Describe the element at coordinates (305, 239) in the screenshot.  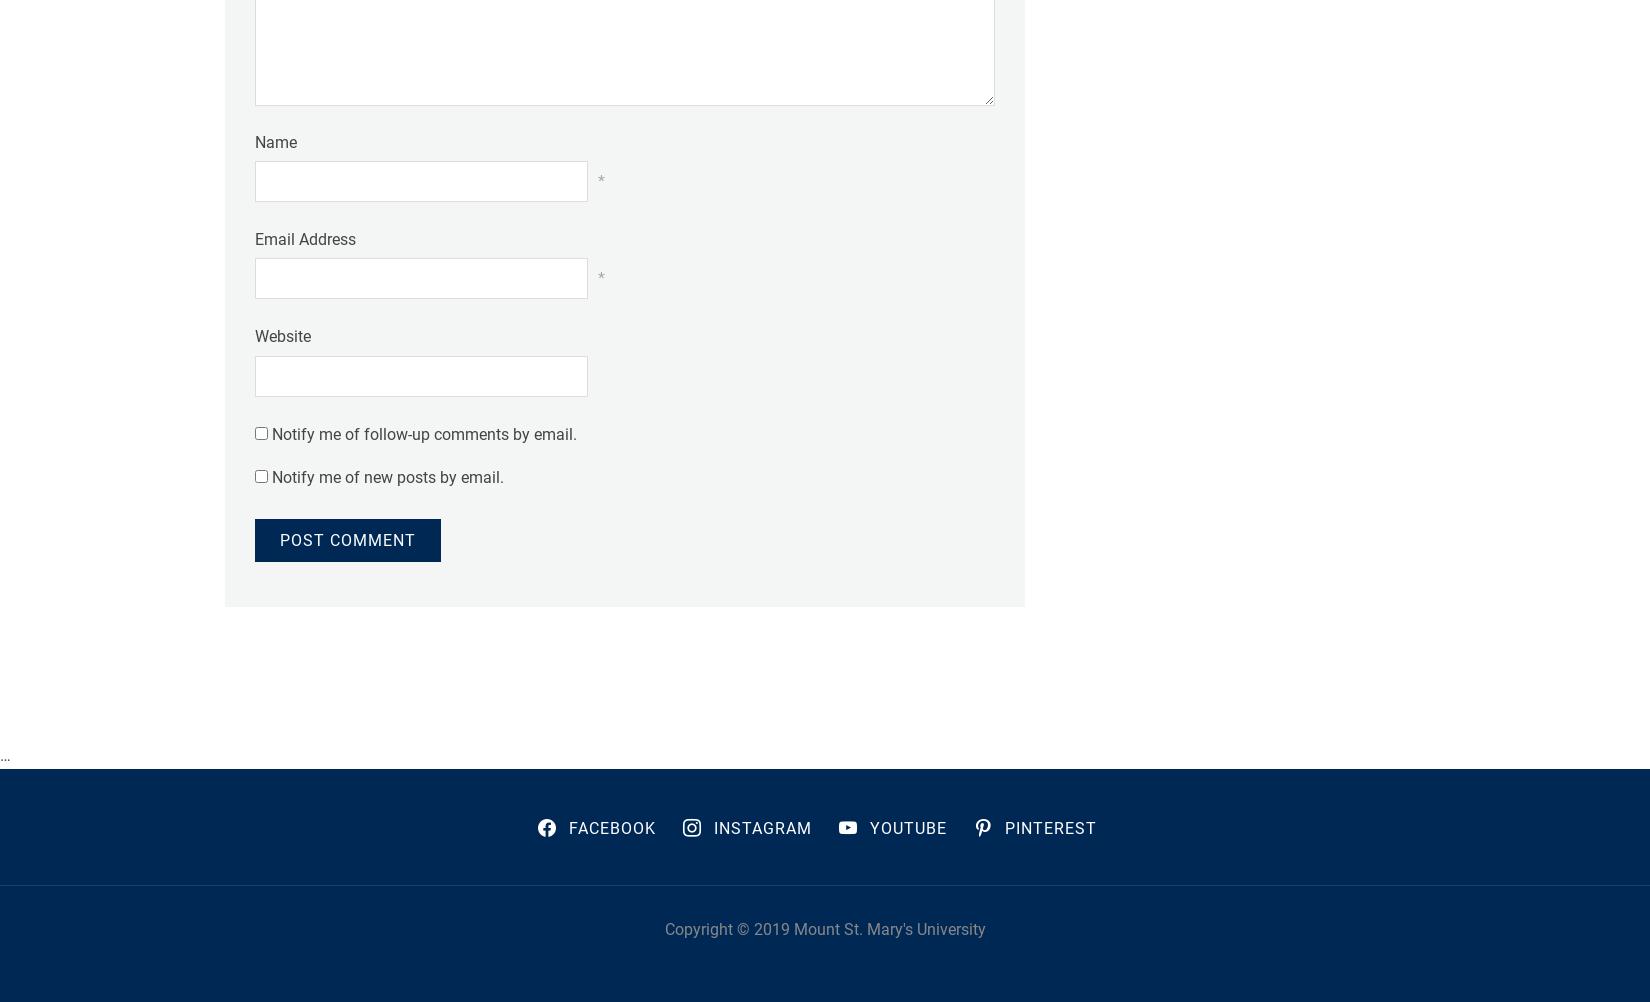
I see `'Email Address'` at that location.